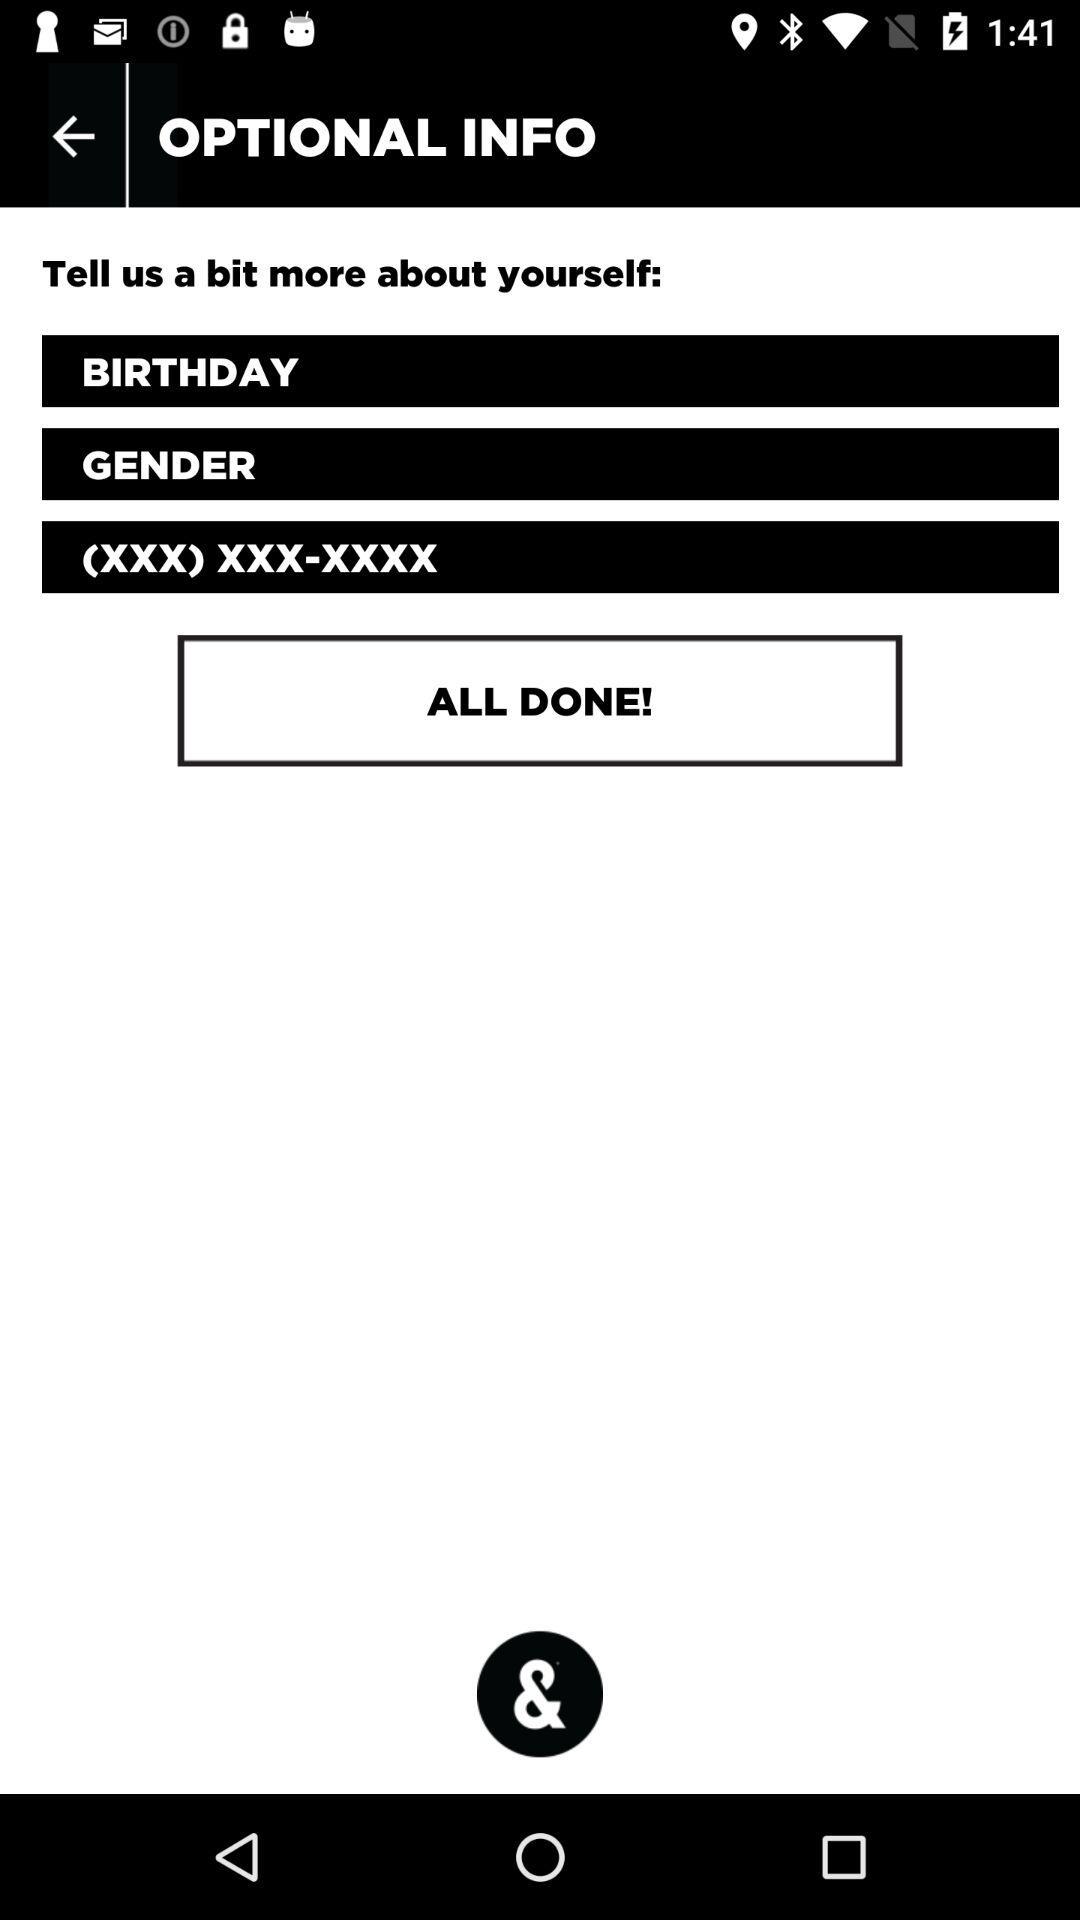  I want to click on gender, so click(550, 463).